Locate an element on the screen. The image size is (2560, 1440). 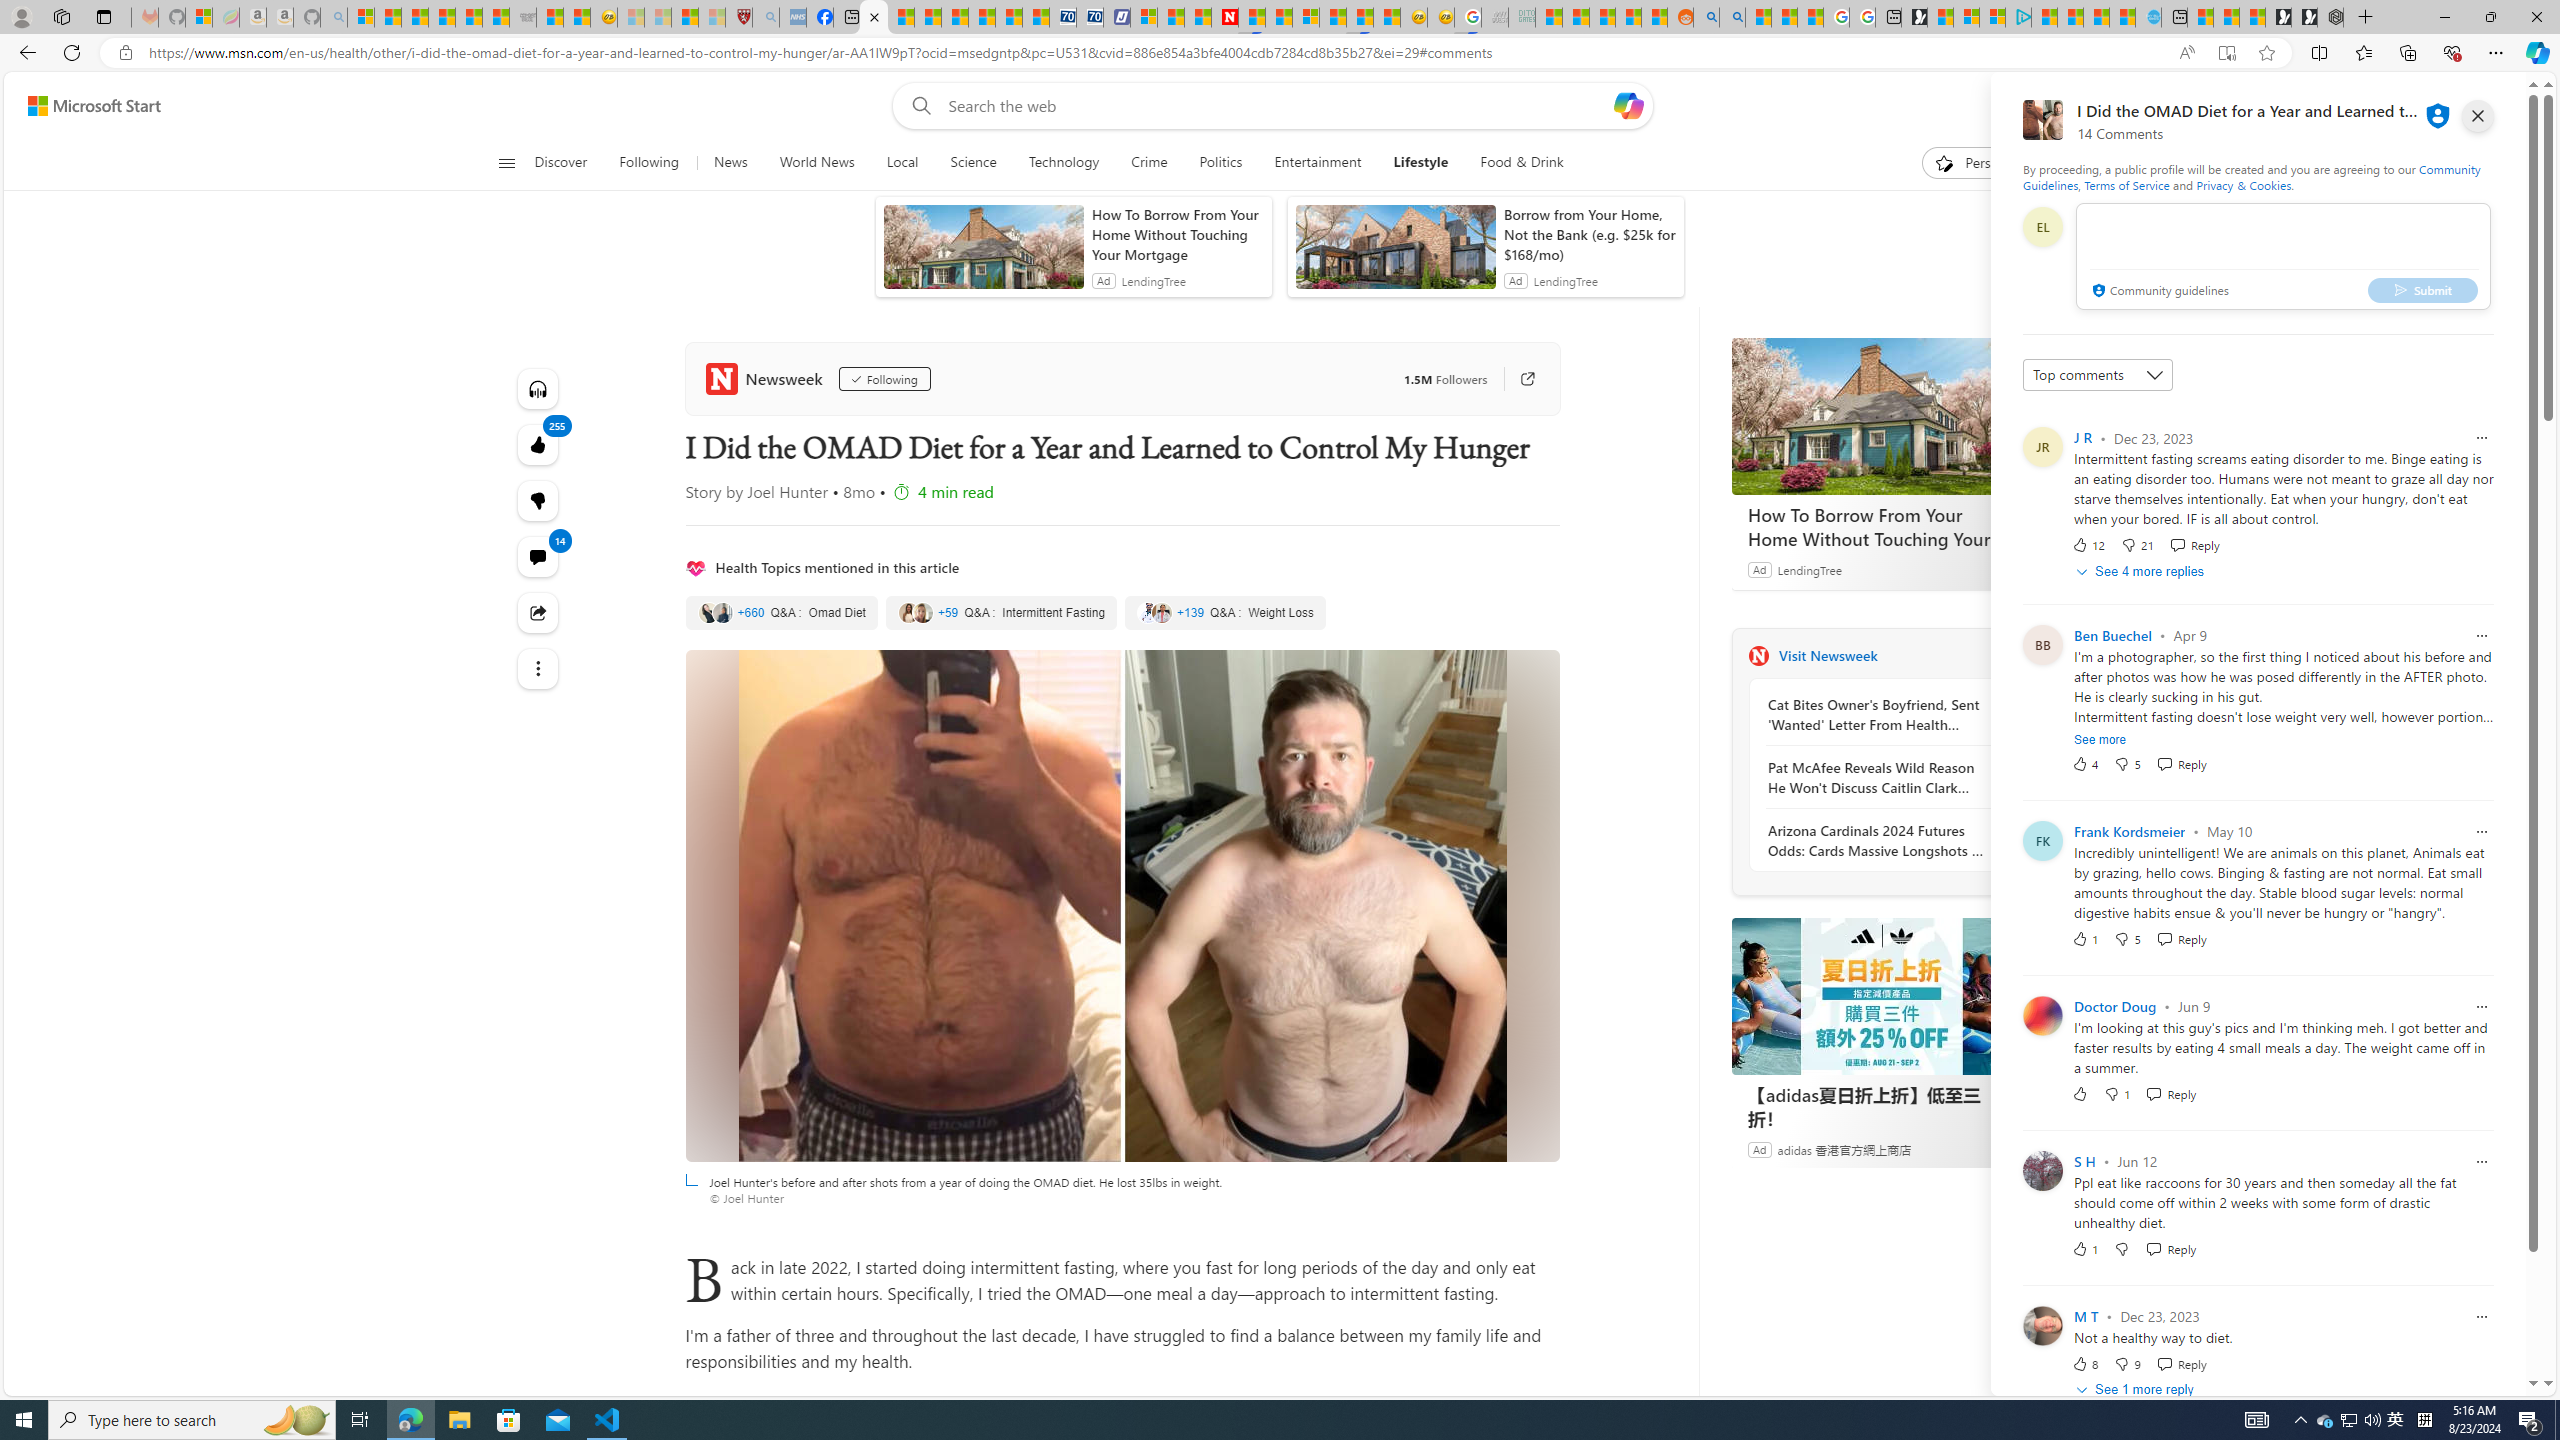
'Listen to this article' is located at coordinates (537, 387).